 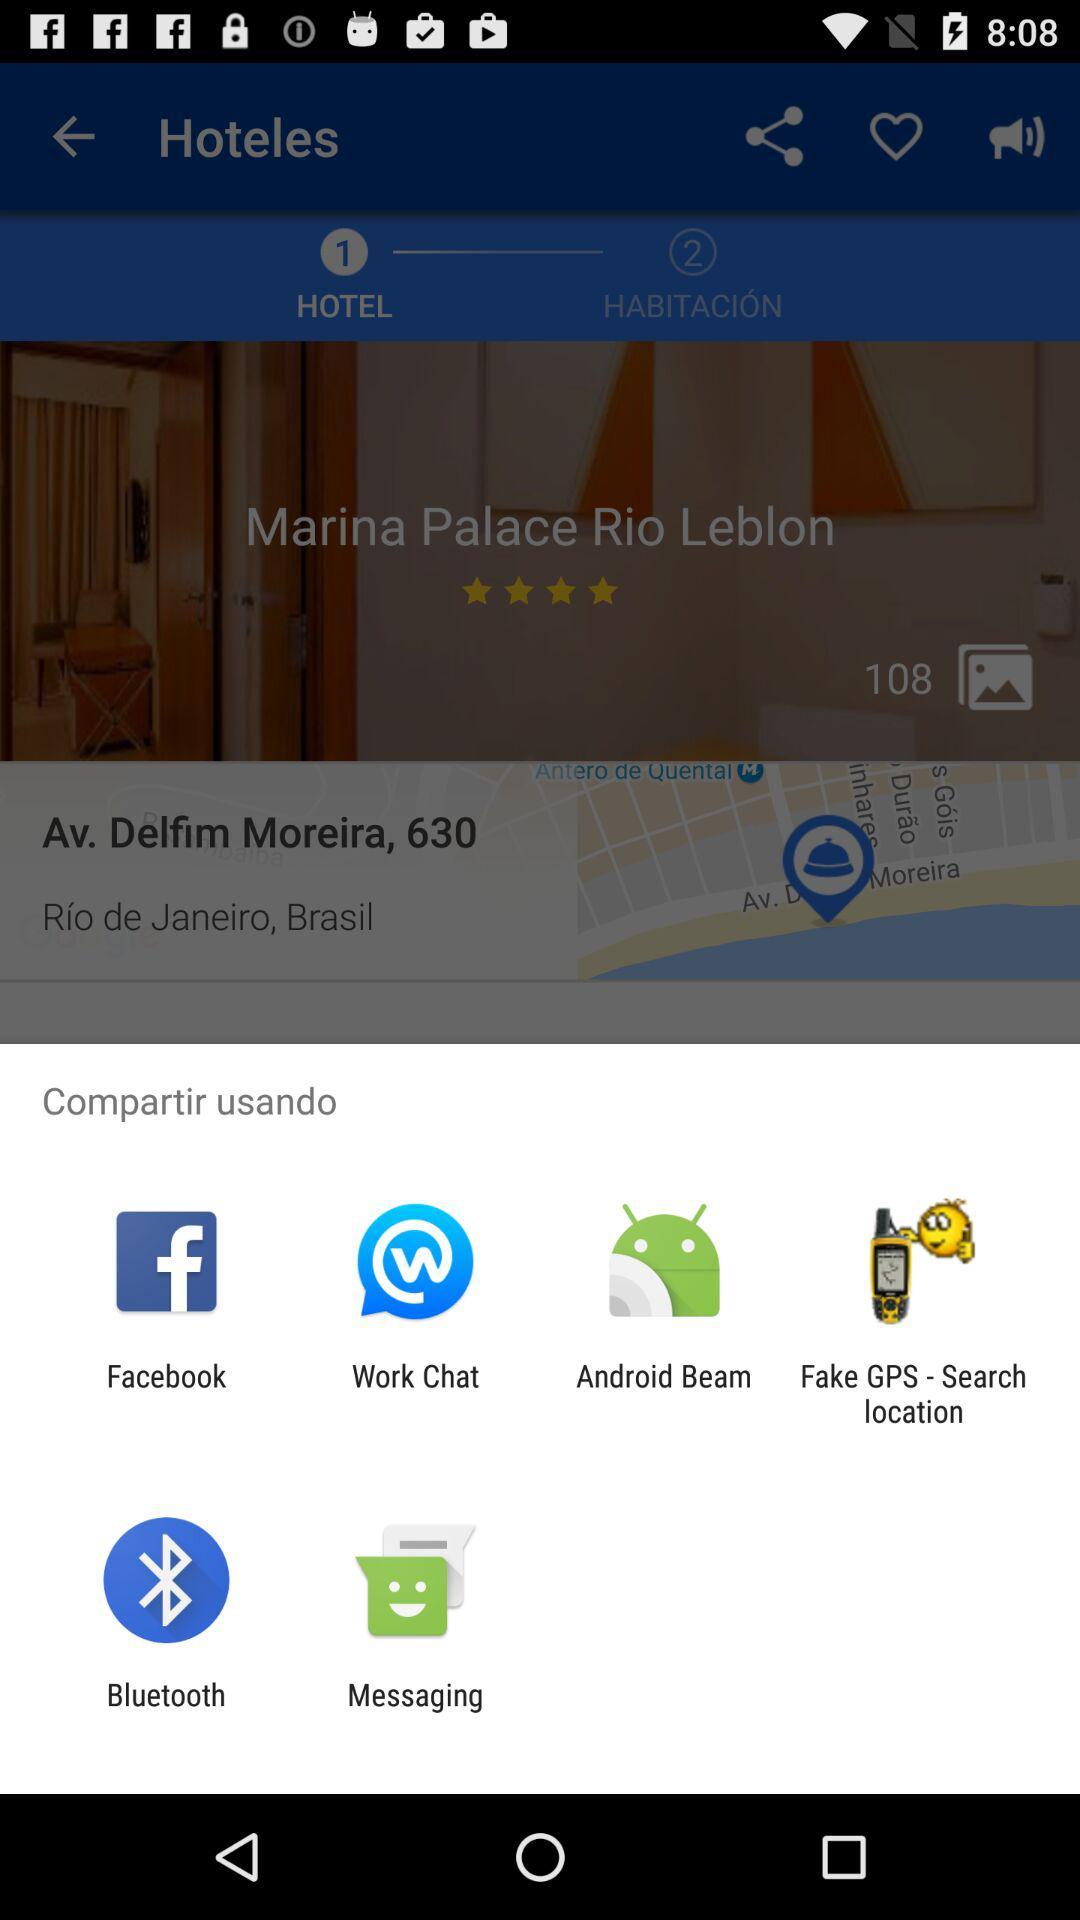 What do you see at coordinates (664, 1392) in the screenshot?
I see `the icon to the left of the fake gps search app` at bounding box center [664, 1392].